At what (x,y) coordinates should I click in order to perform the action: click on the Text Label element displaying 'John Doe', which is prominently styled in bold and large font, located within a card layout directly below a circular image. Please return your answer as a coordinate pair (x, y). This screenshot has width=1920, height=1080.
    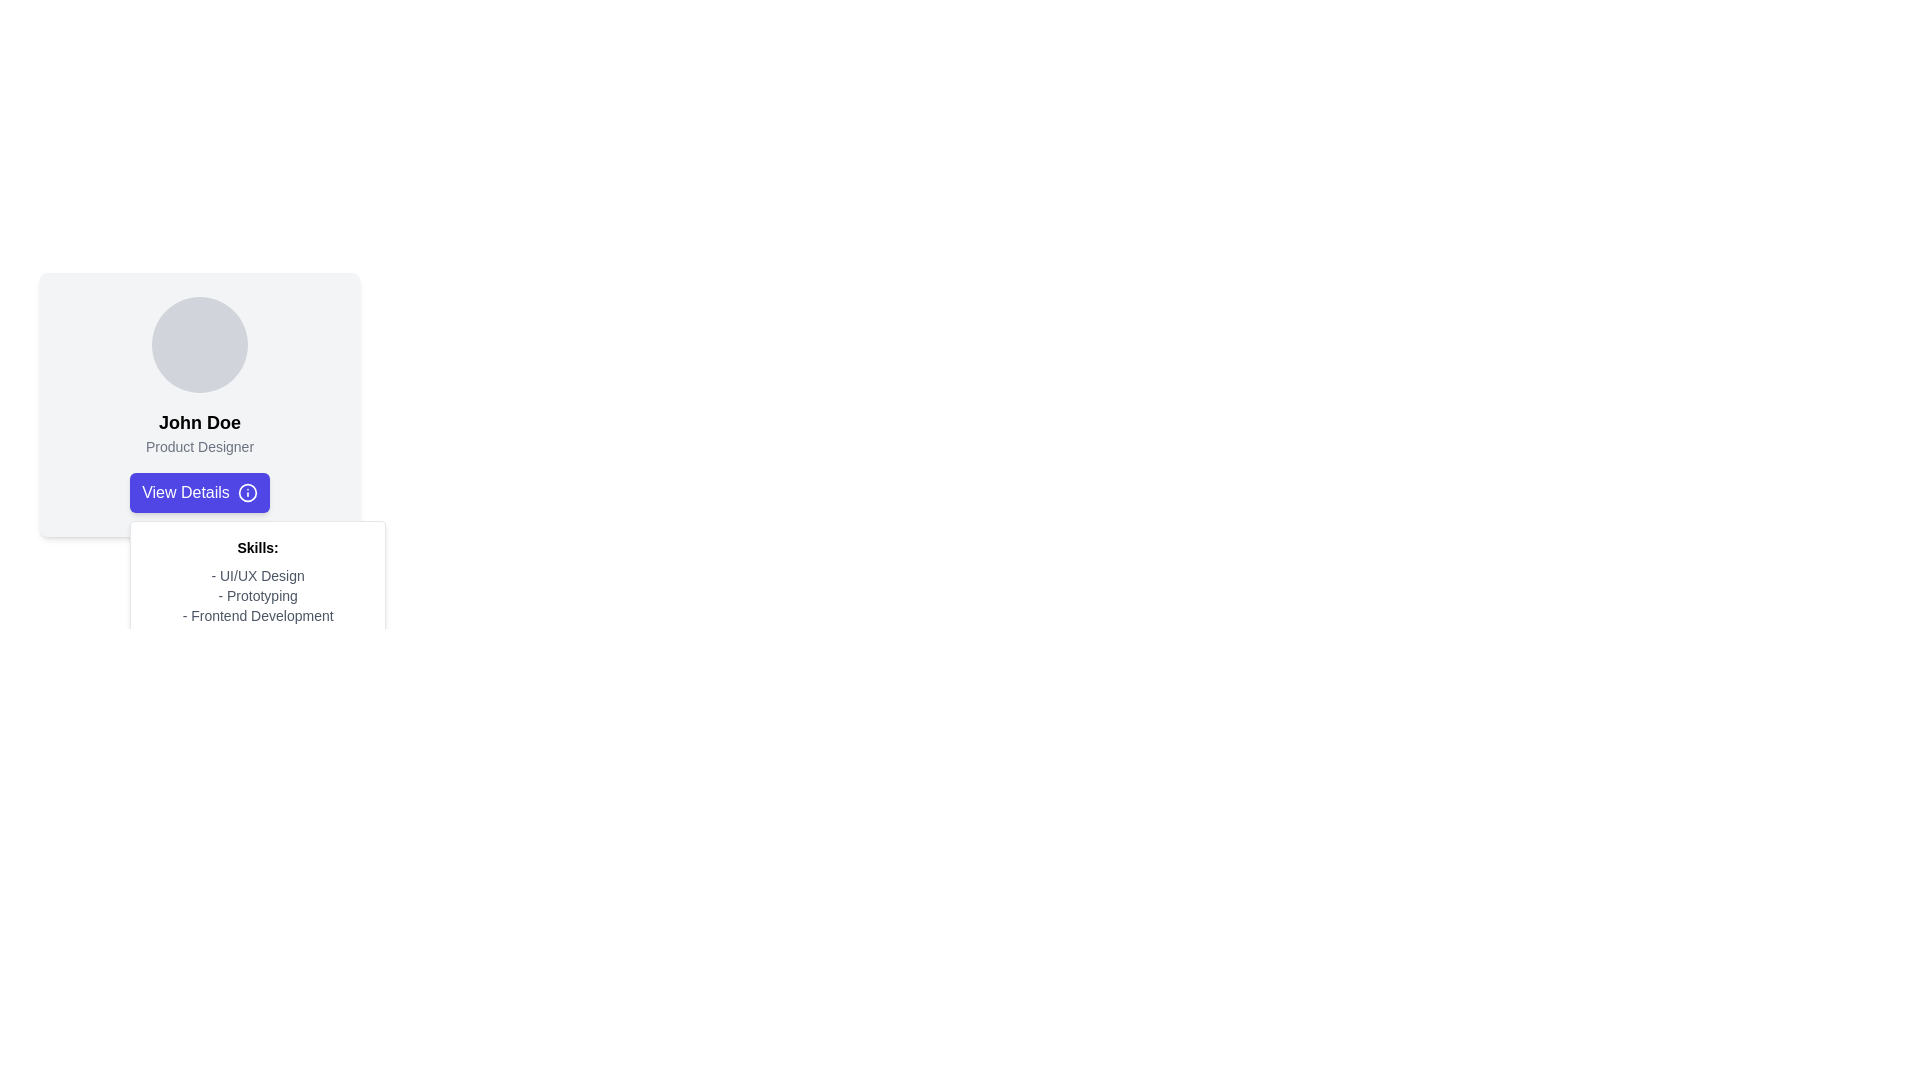
    Looking at the image, I should click on (200, 422).